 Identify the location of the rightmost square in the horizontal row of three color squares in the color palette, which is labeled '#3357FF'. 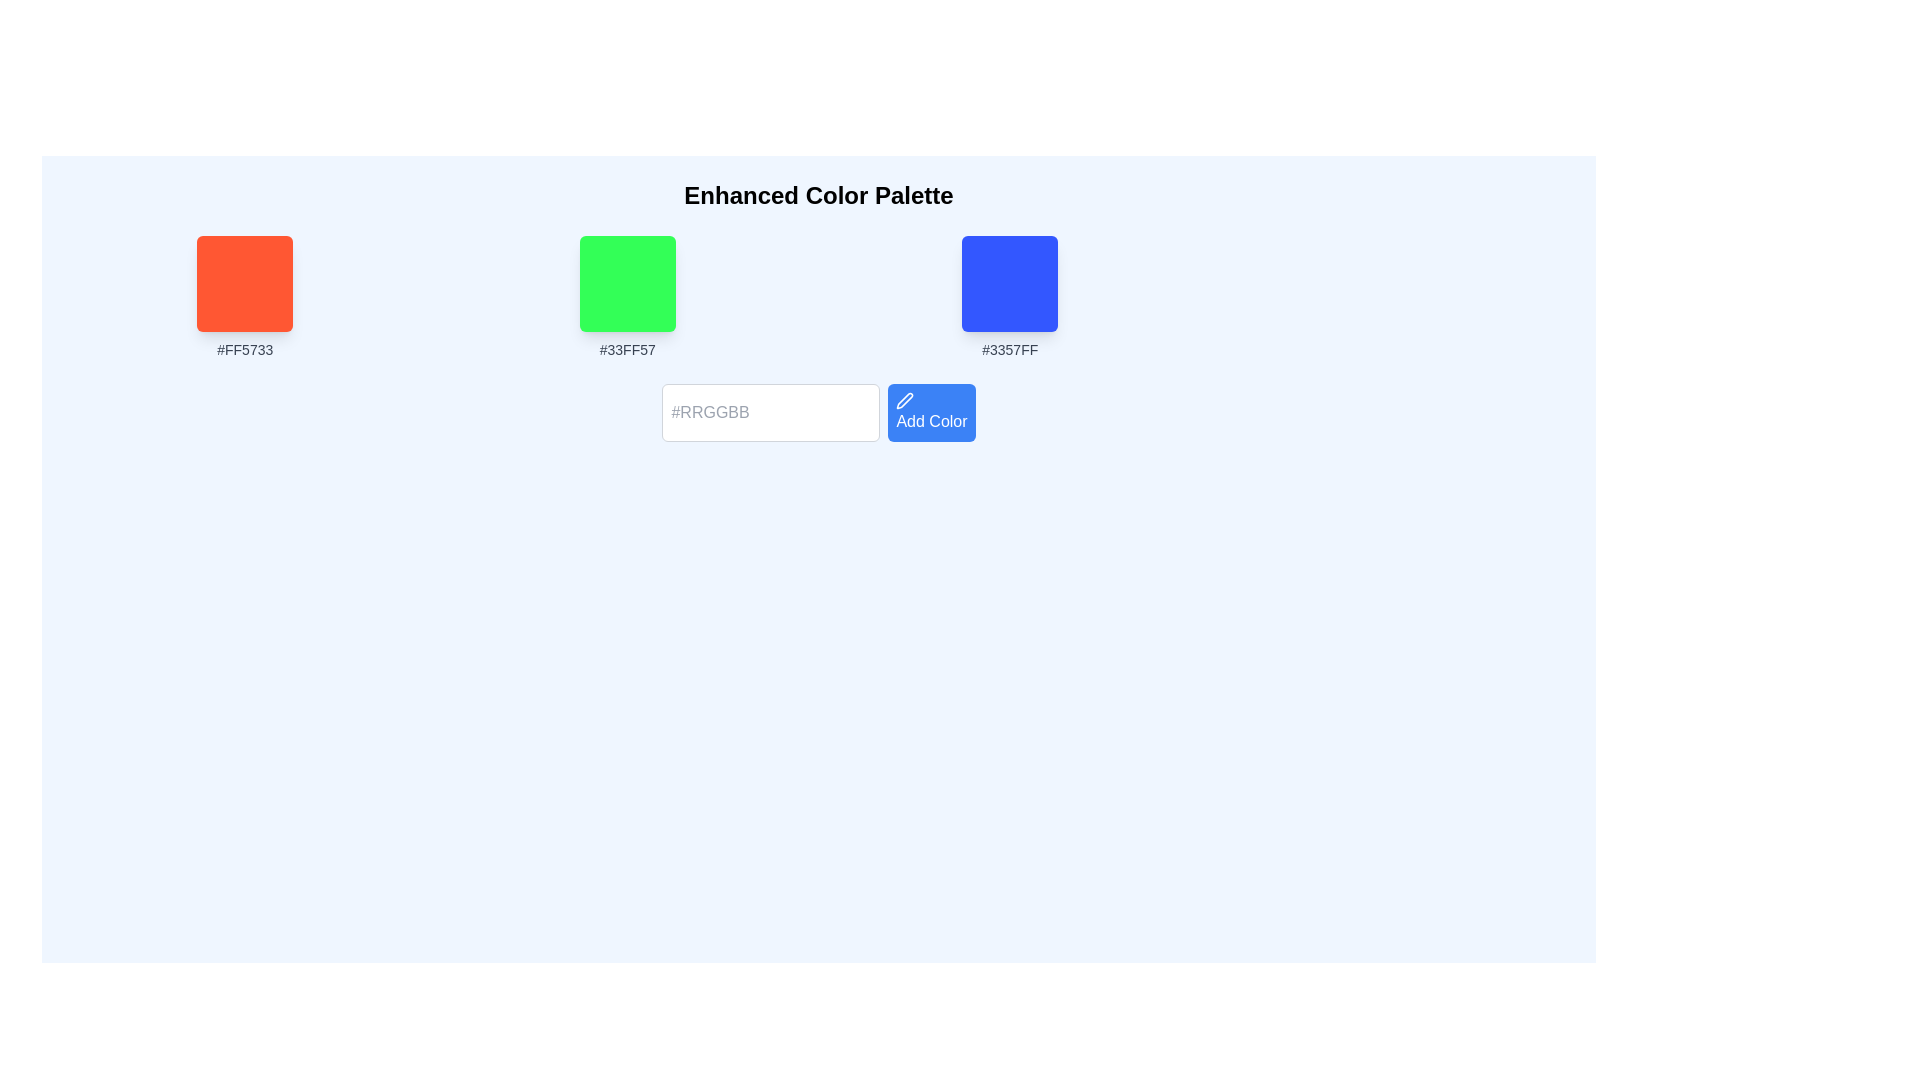
(1010, 284).